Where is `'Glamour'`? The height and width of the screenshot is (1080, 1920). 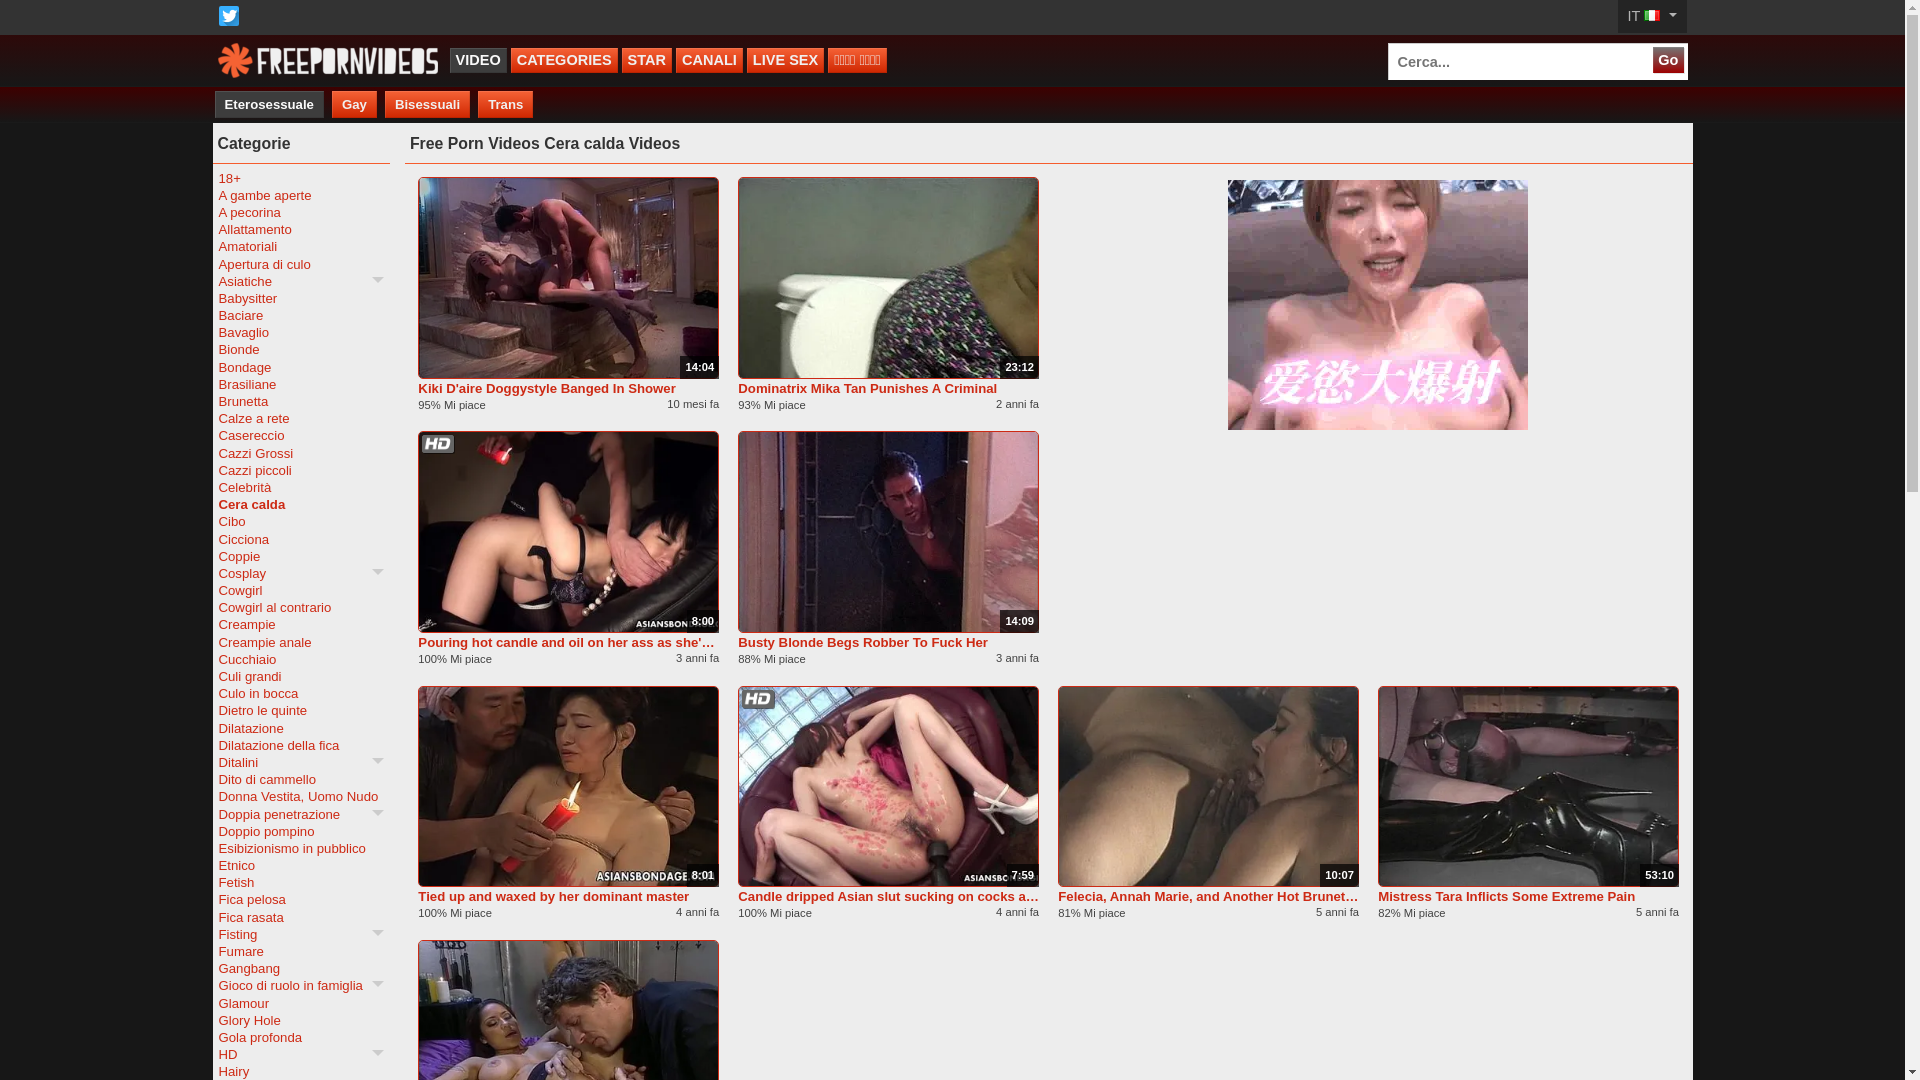
'Glamour' is located at coordinates (300, 1003).